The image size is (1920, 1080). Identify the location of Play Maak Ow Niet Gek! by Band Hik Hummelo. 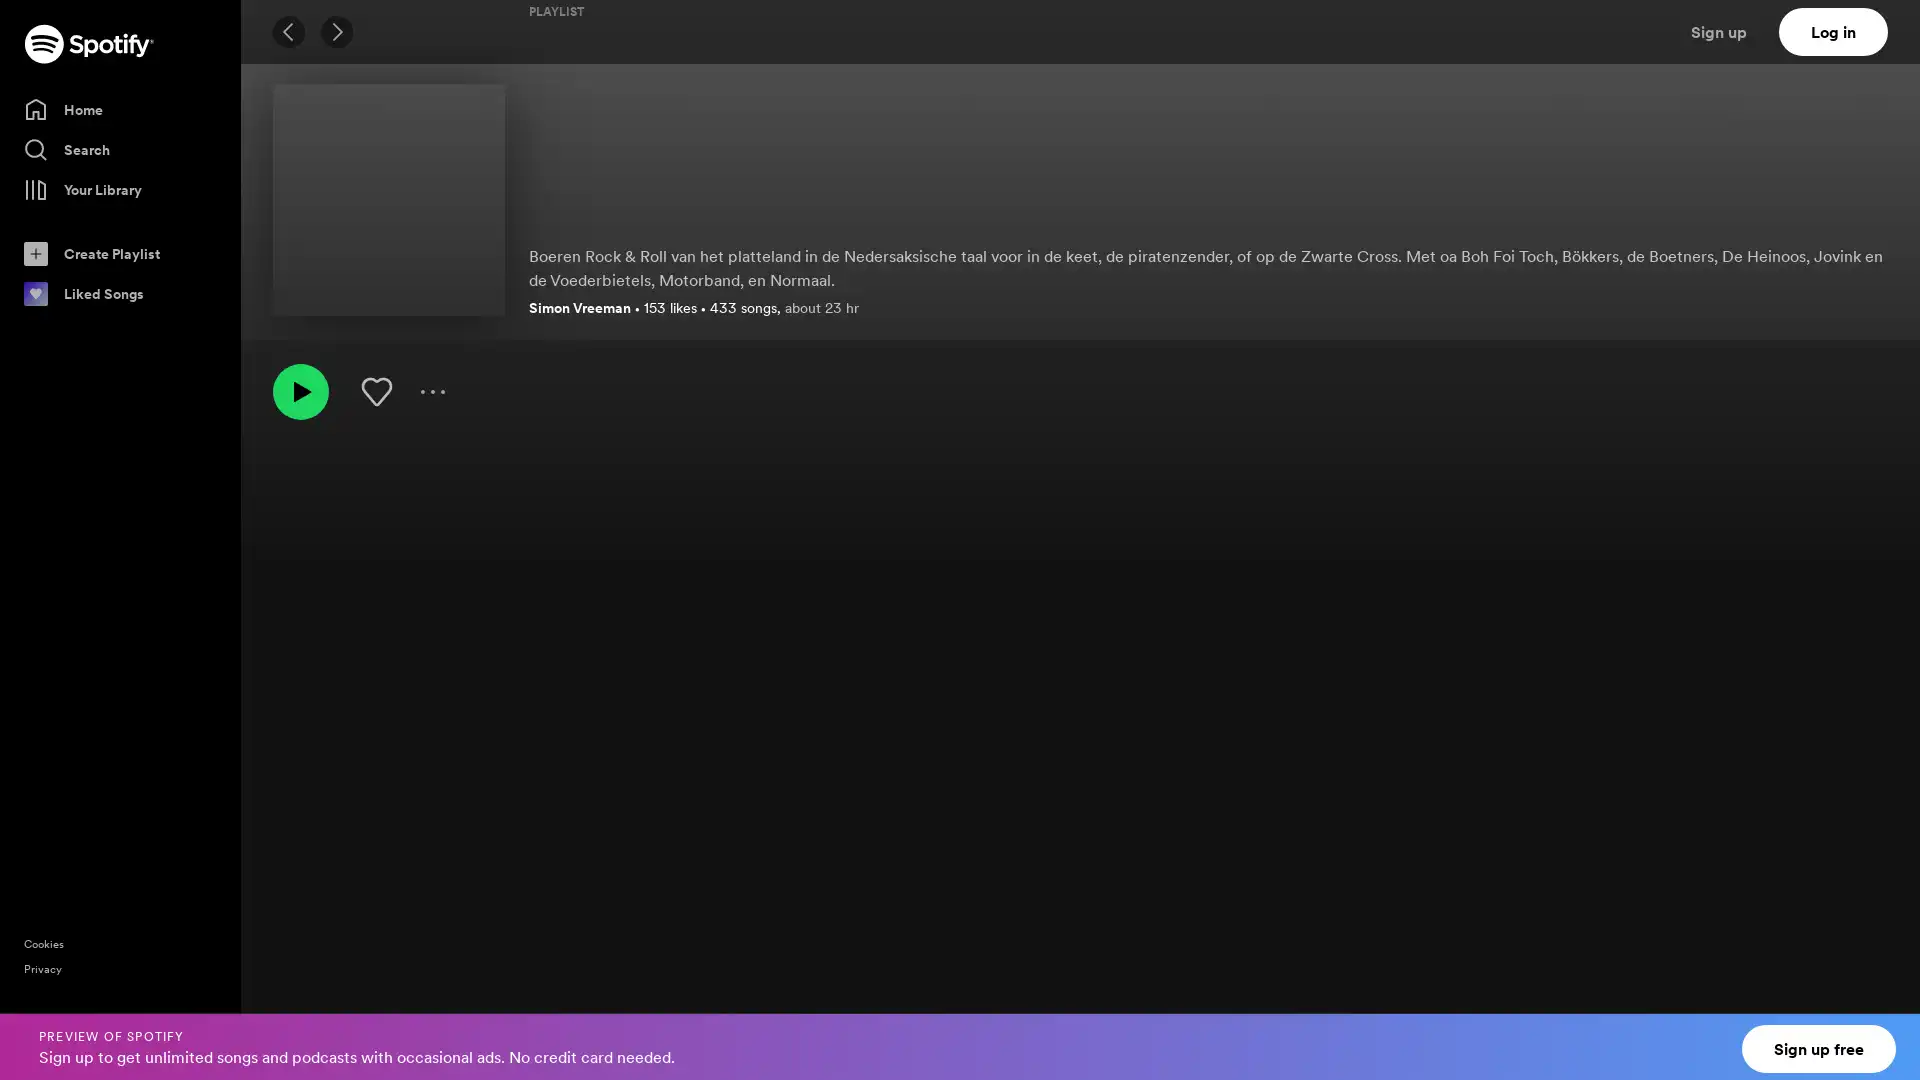
(297, 749).